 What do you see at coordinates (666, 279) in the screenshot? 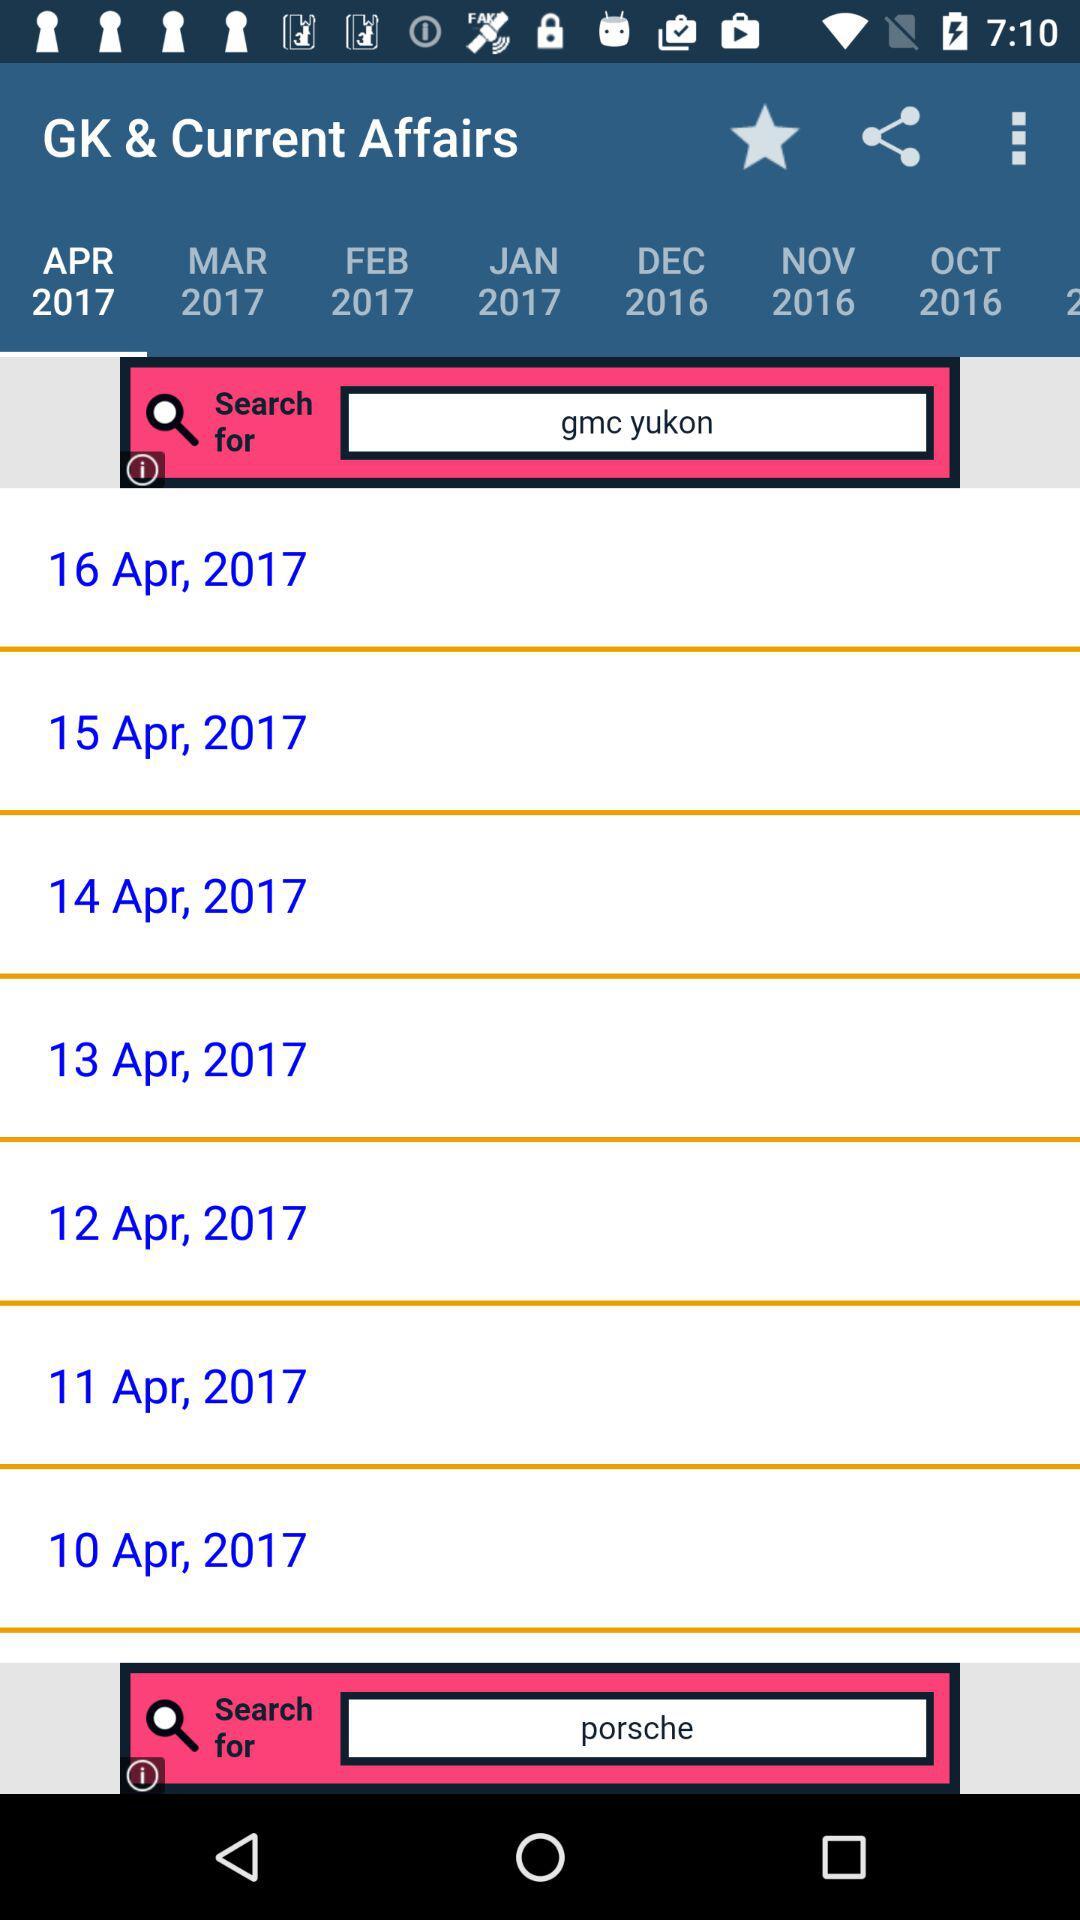
I see `the icon next to the  nov` at bounding box center [666, 279].